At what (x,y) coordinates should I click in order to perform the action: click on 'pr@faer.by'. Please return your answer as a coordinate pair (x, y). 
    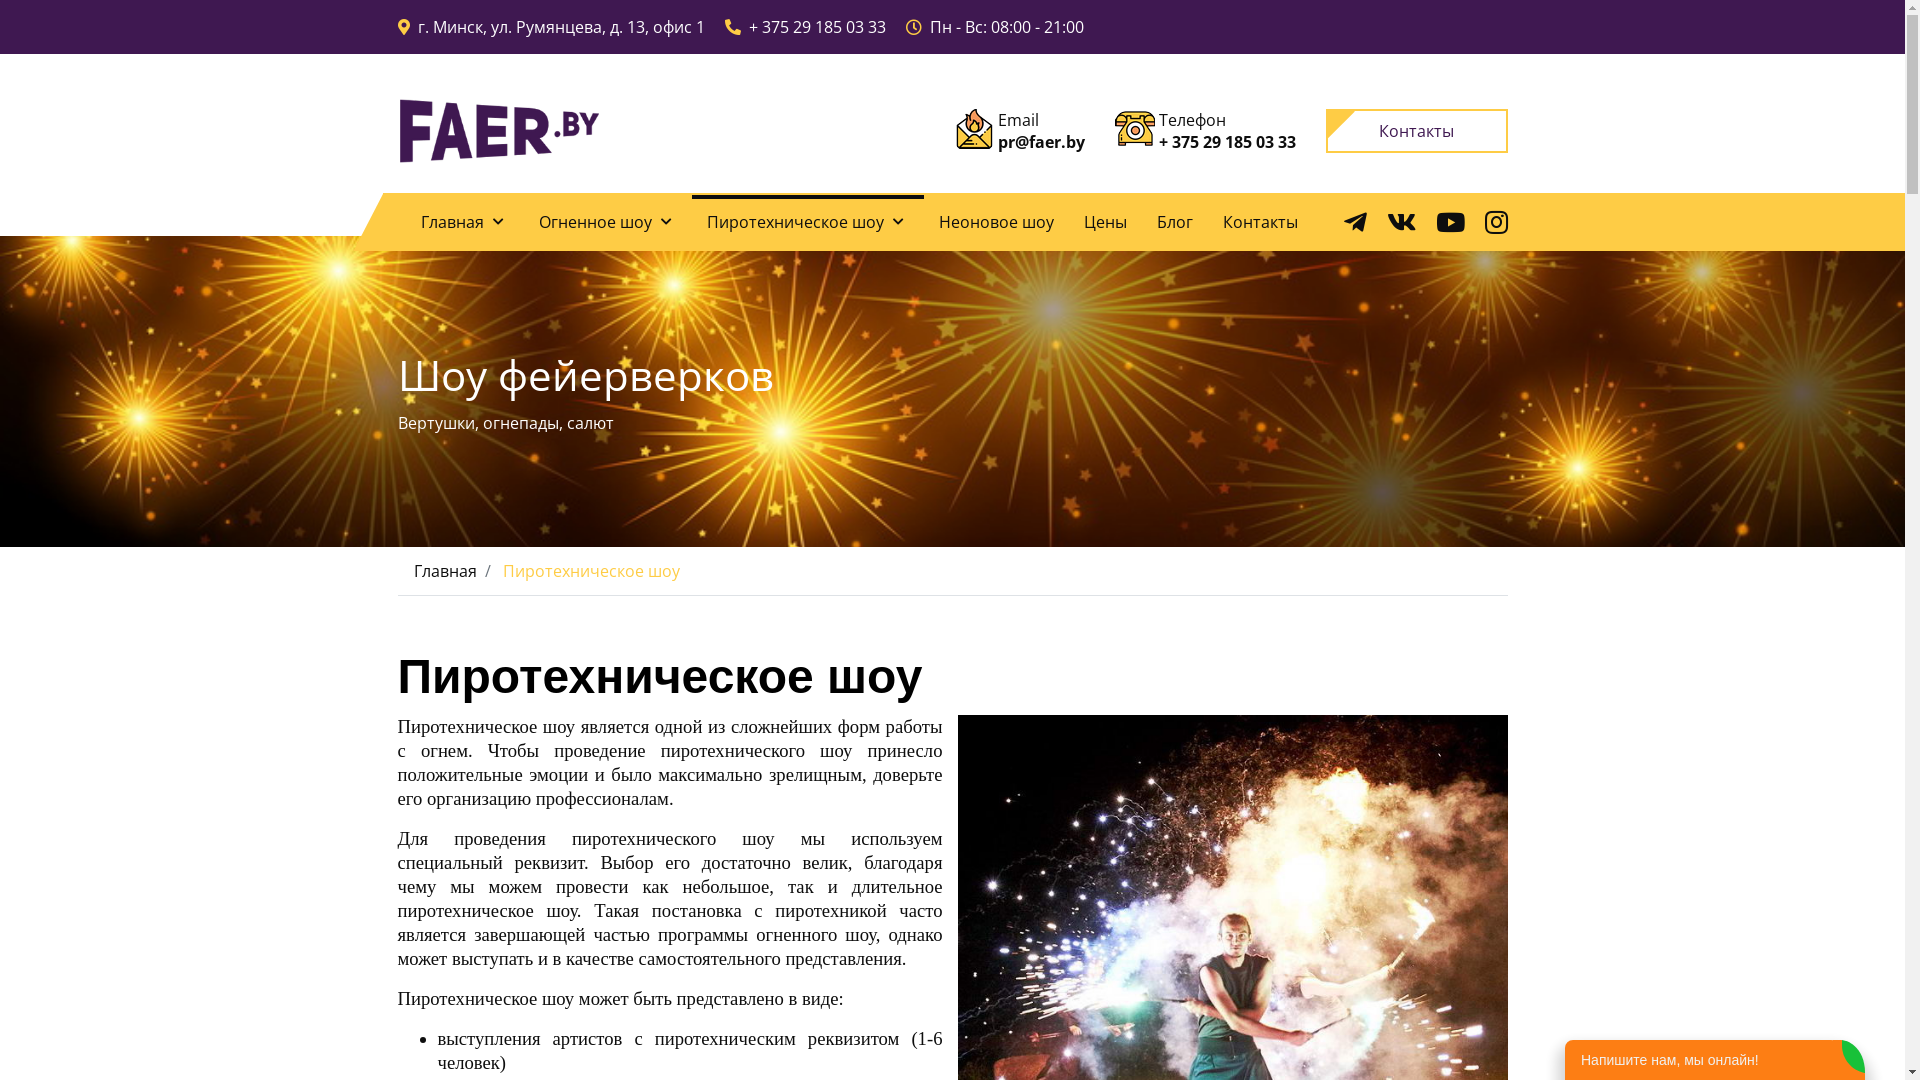
    Looking at the image, I should click on (1040, 141).